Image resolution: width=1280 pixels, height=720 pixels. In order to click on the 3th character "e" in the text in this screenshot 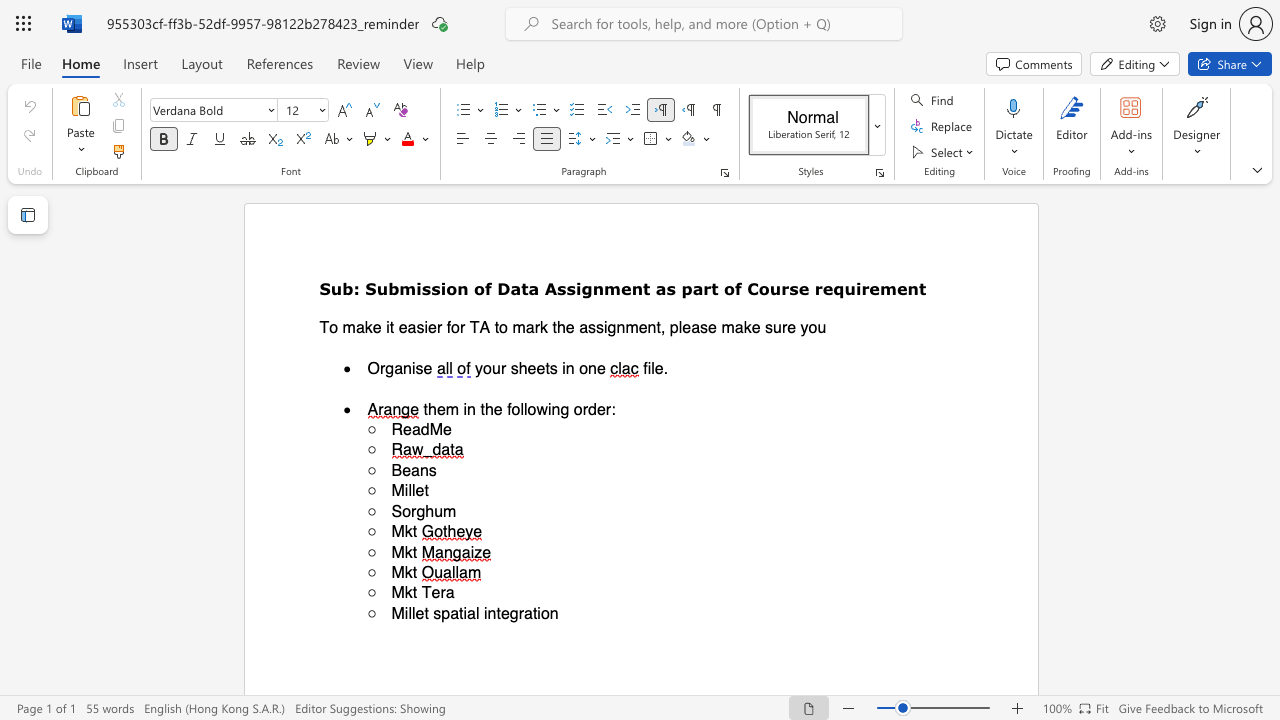, I will do `click(828, 288)`.